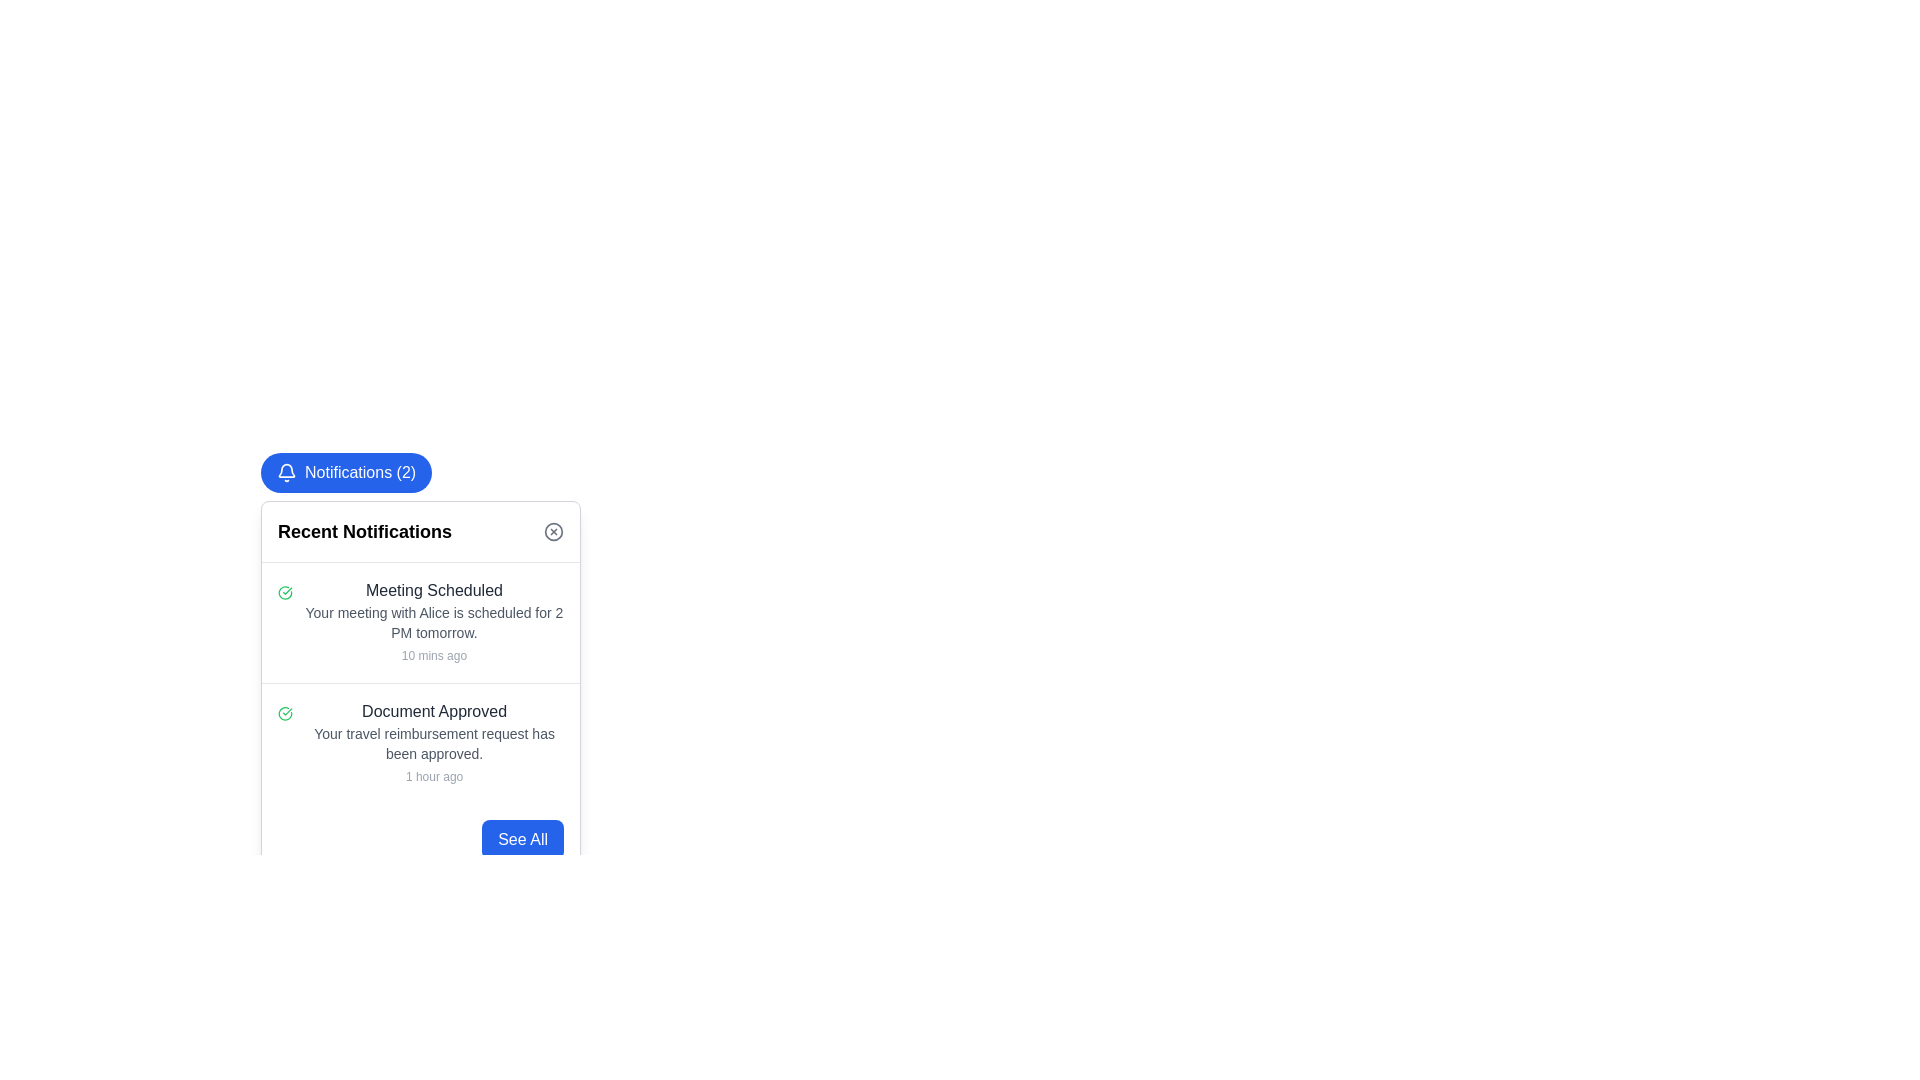 Image resolution: width=1920 pixels, height=1080 pixels. I want to click on the header text label of the notification panel, which indicates the section displays recent notifications, so click(364, 531).